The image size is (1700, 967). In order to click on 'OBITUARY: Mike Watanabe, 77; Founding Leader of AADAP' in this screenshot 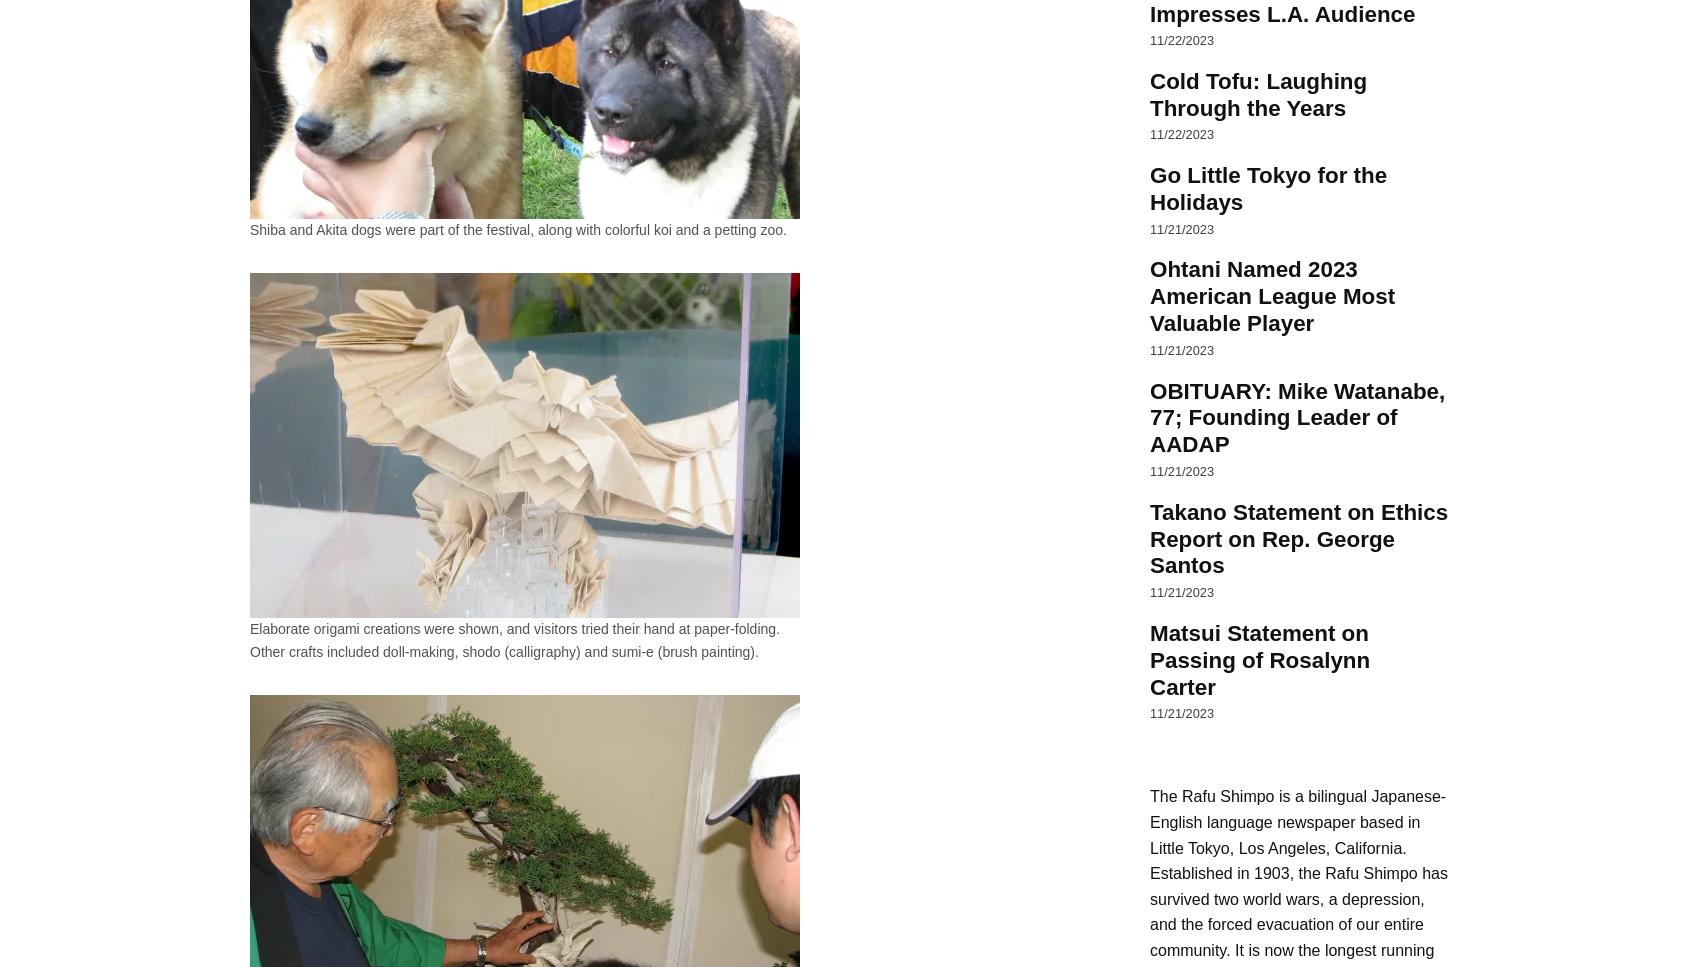, I will do `click(1297, 416)`.